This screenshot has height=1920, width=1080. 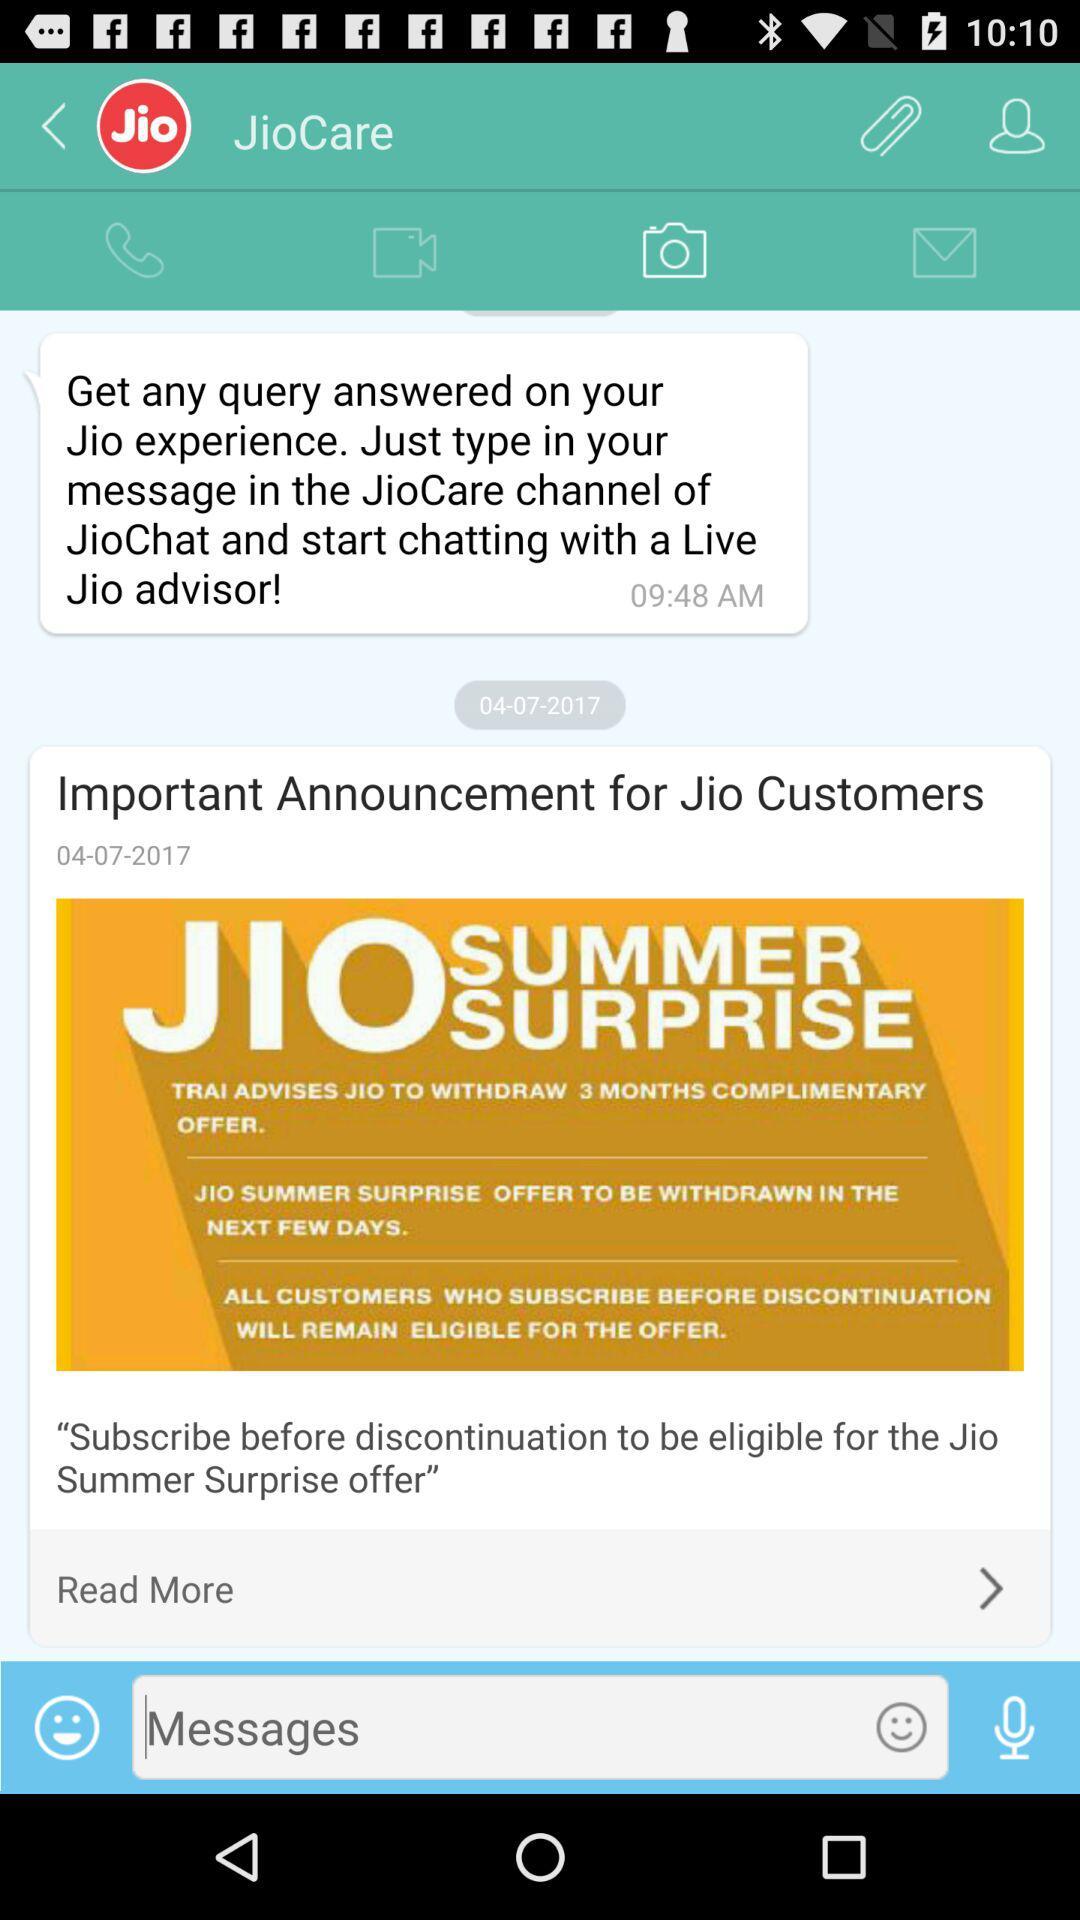 I want to click on the emoji icon, so click(x=65, y=1848).